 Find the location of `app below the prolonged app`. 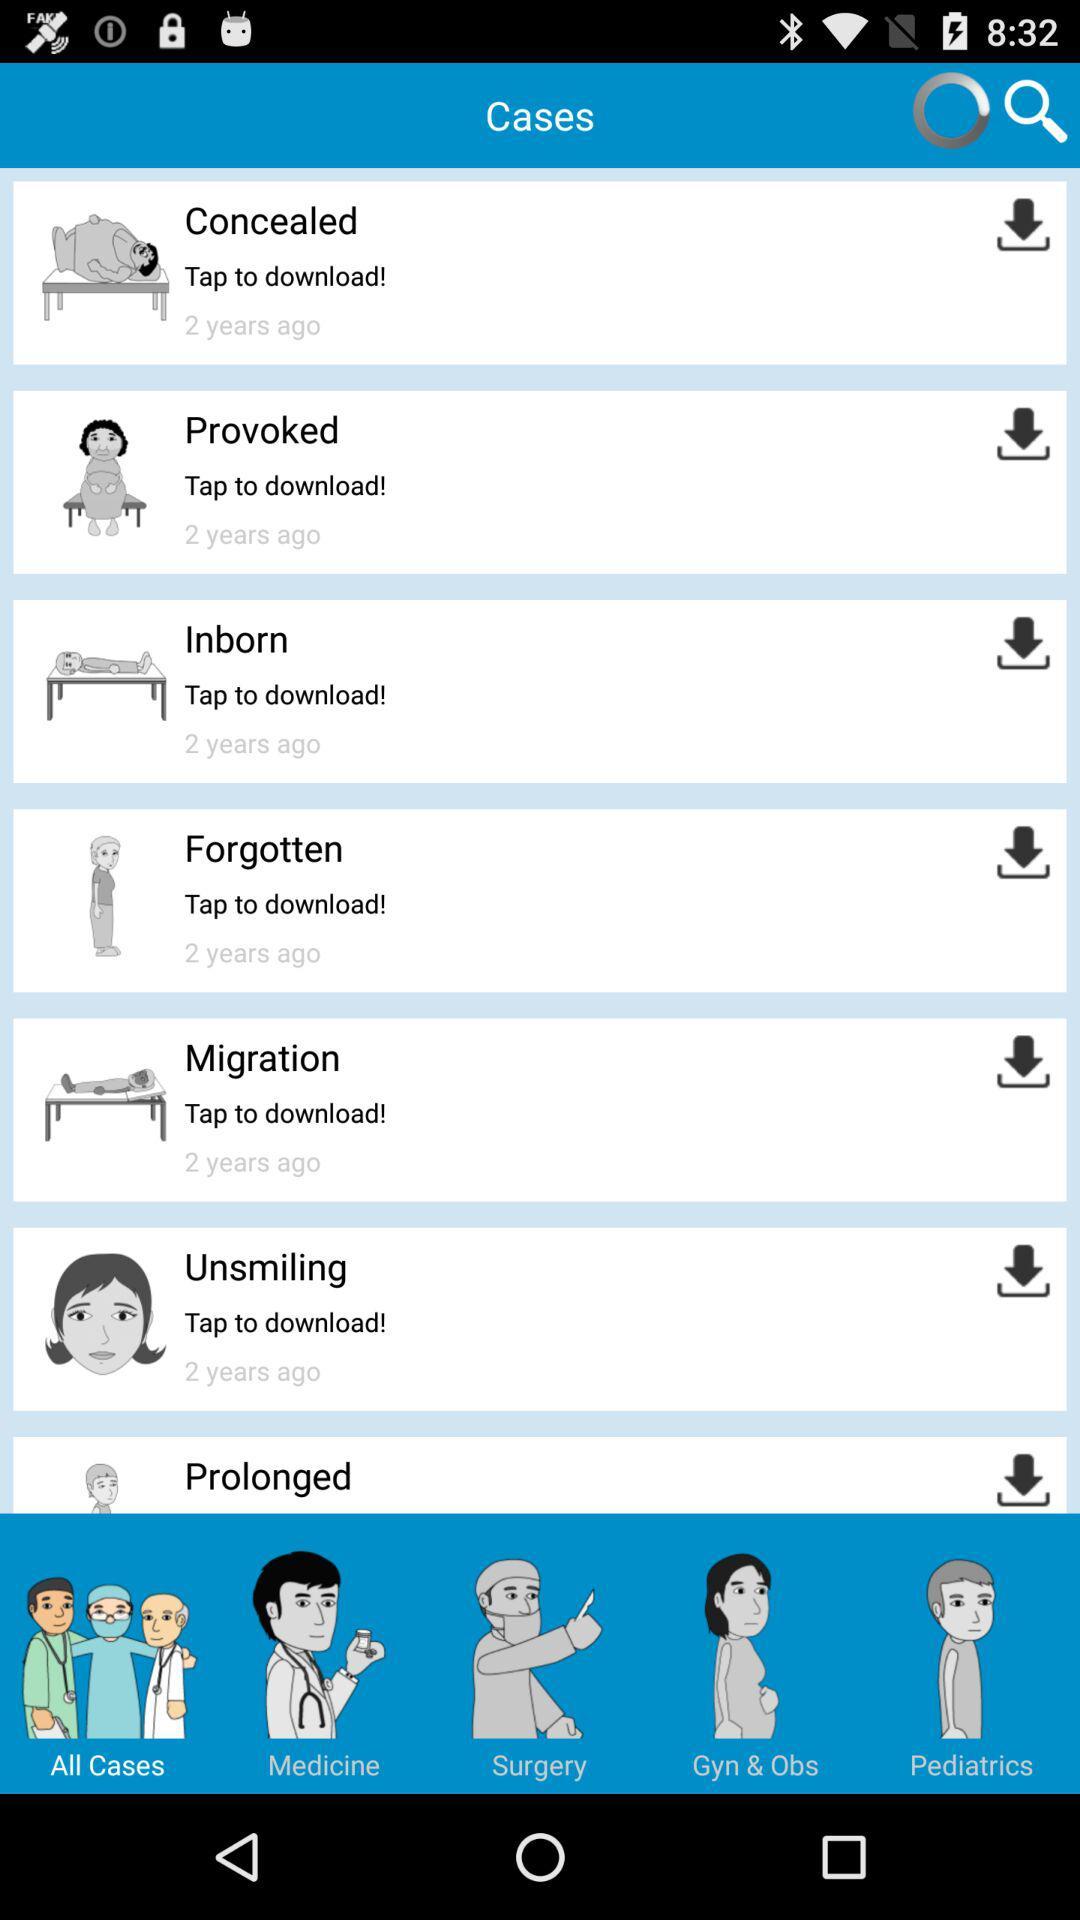

app below the prolonged app is located at coordinates (323, 1653).